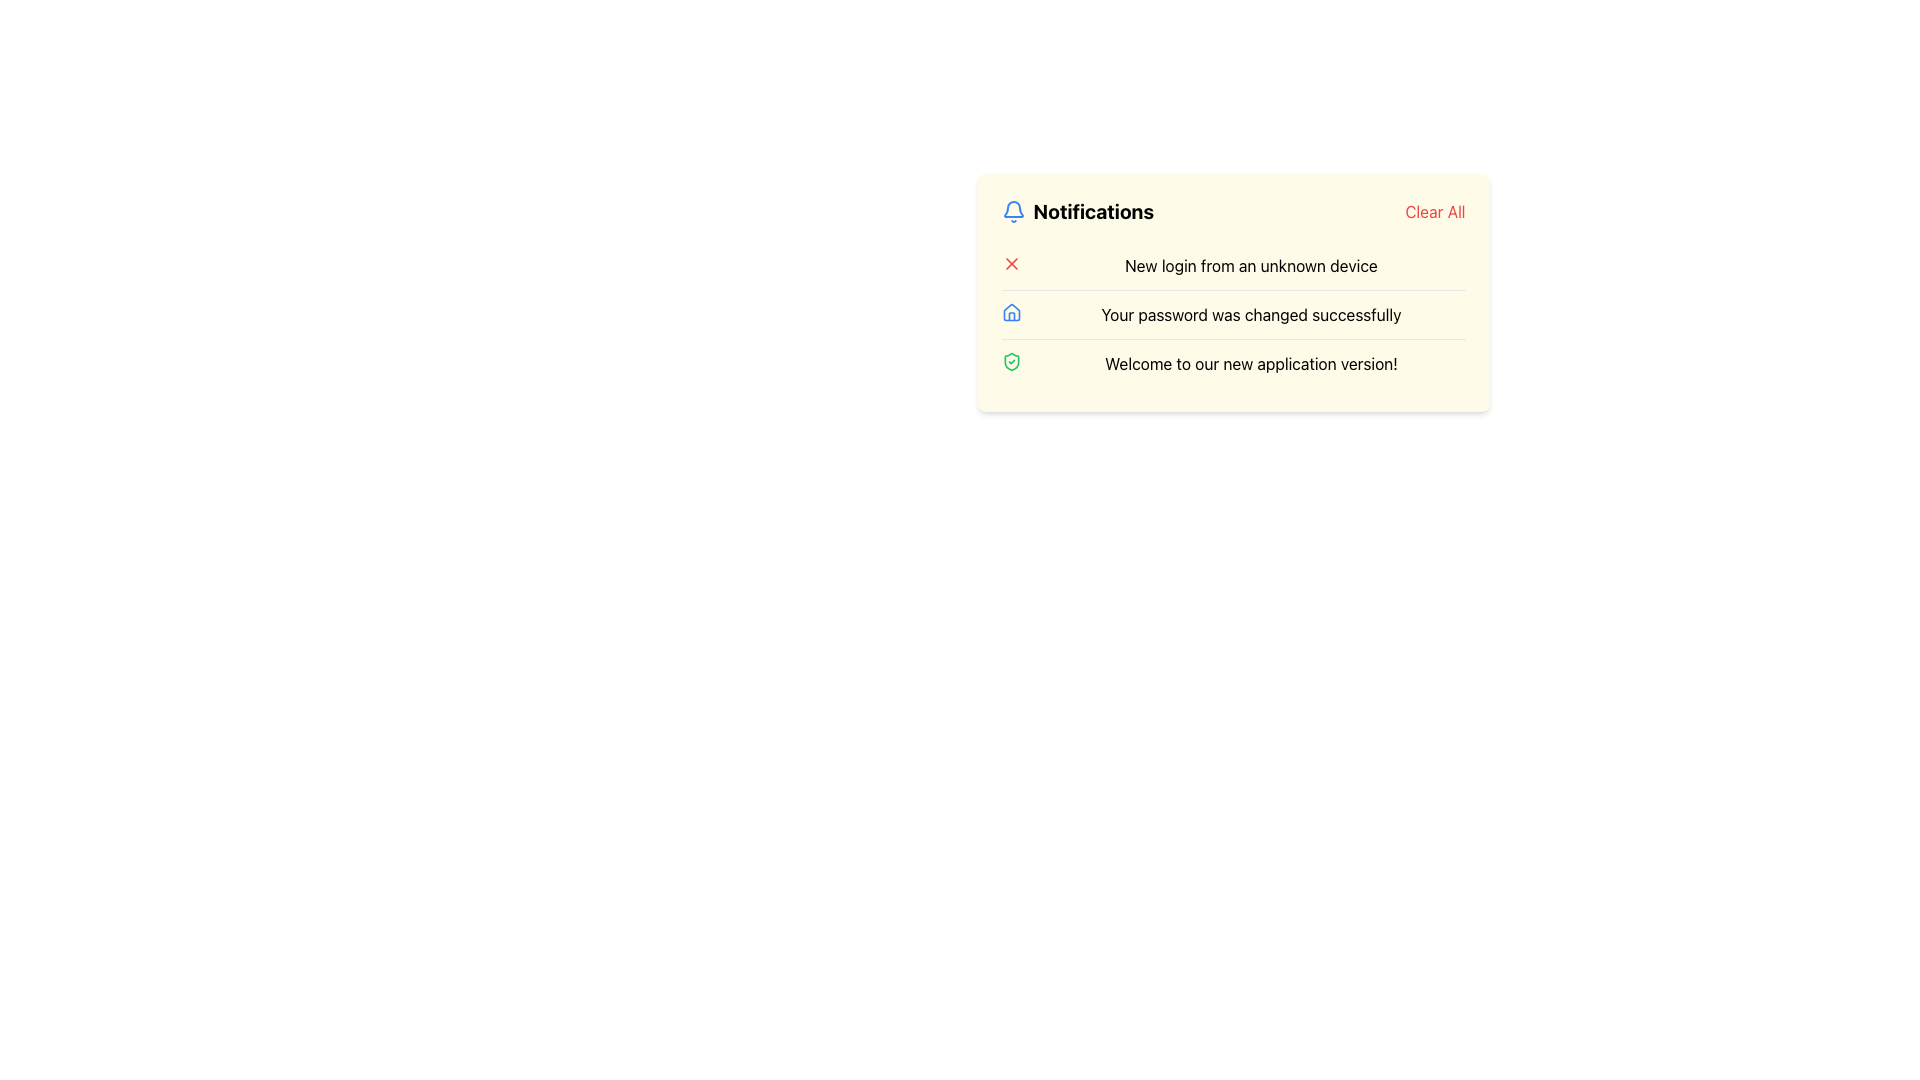  What do you see at coordinates (1011, 312) in the screenshot?
I see `the small house-shaped light blue notification icon located to the left of the text 'Your password was changed successfully'` at bounding box center [1011, 312].